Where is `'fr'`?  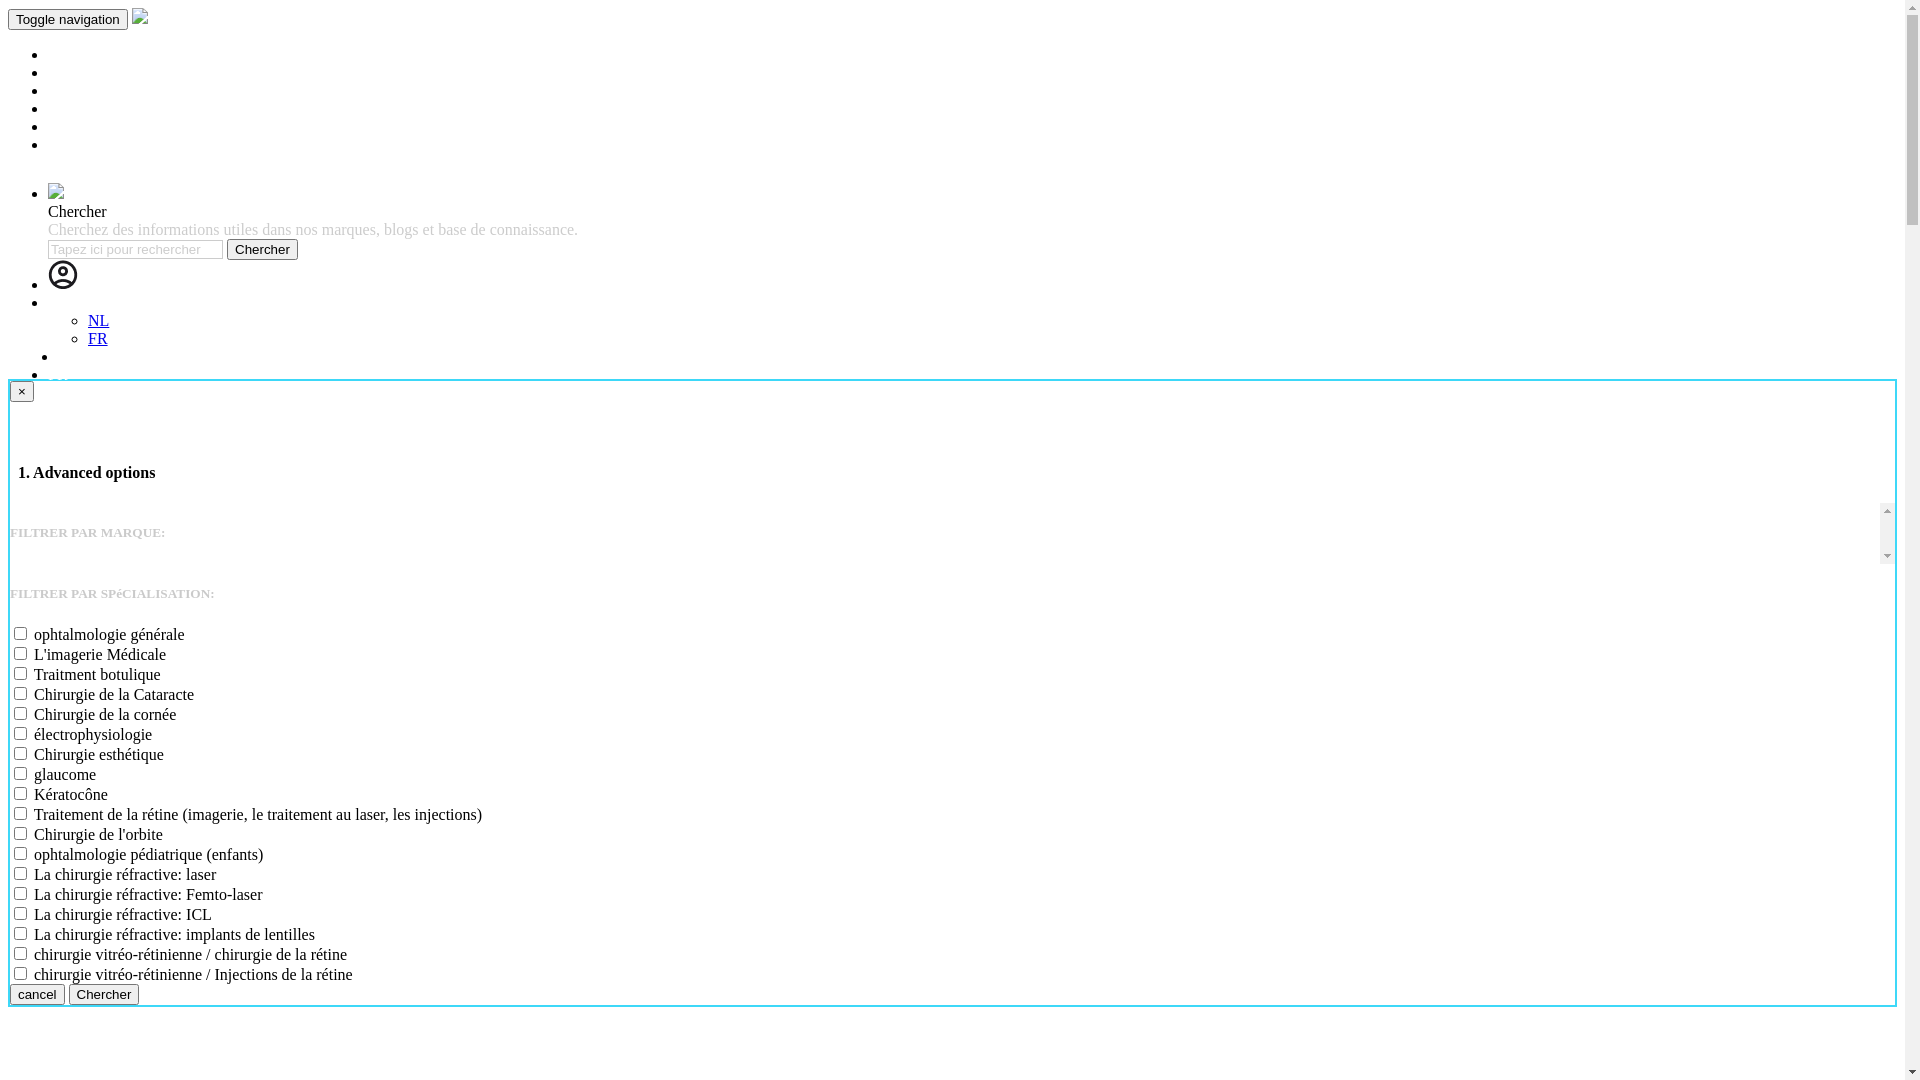 'fr' is located at coordinates (53, 302).